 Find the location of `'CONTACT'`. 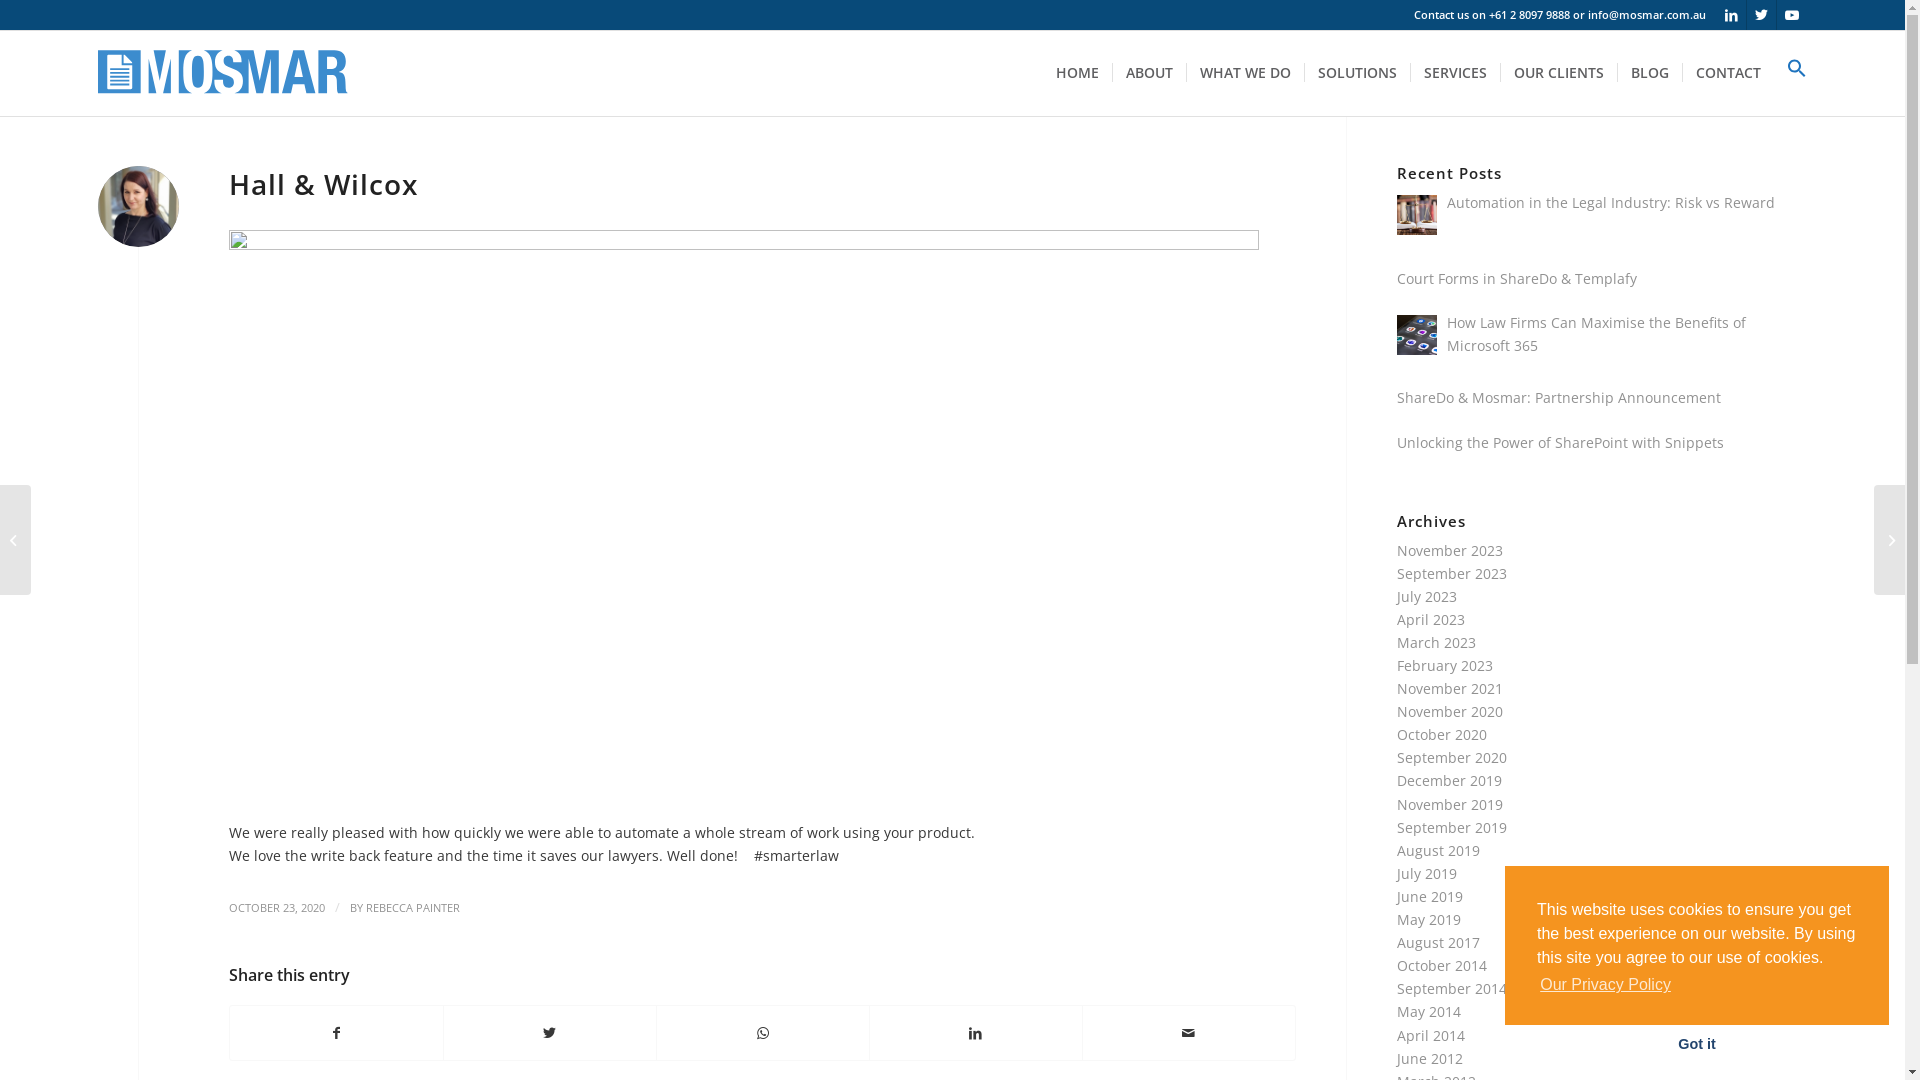

'CONTACT' is located at coordinates (1727, 72).